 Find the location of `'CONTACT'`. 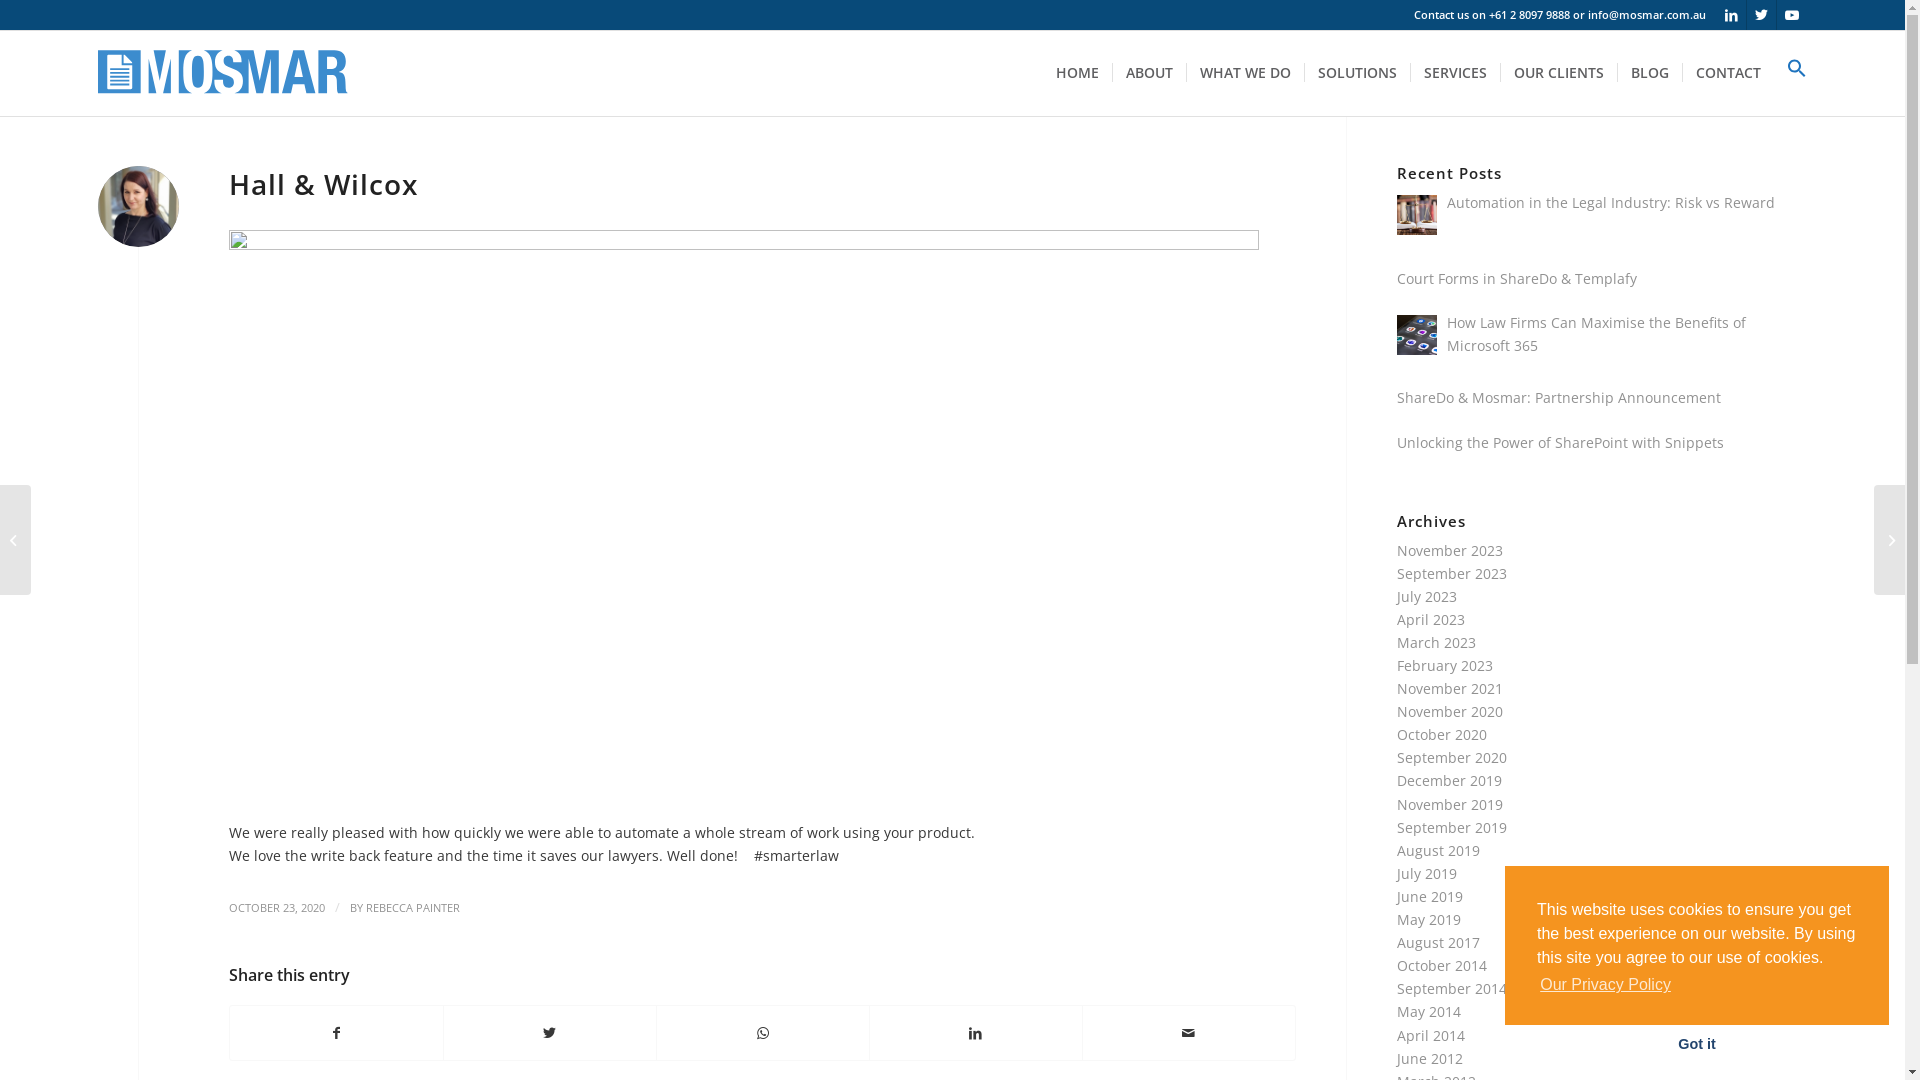

'CONTACT' is located at coordinates (1727, 72).